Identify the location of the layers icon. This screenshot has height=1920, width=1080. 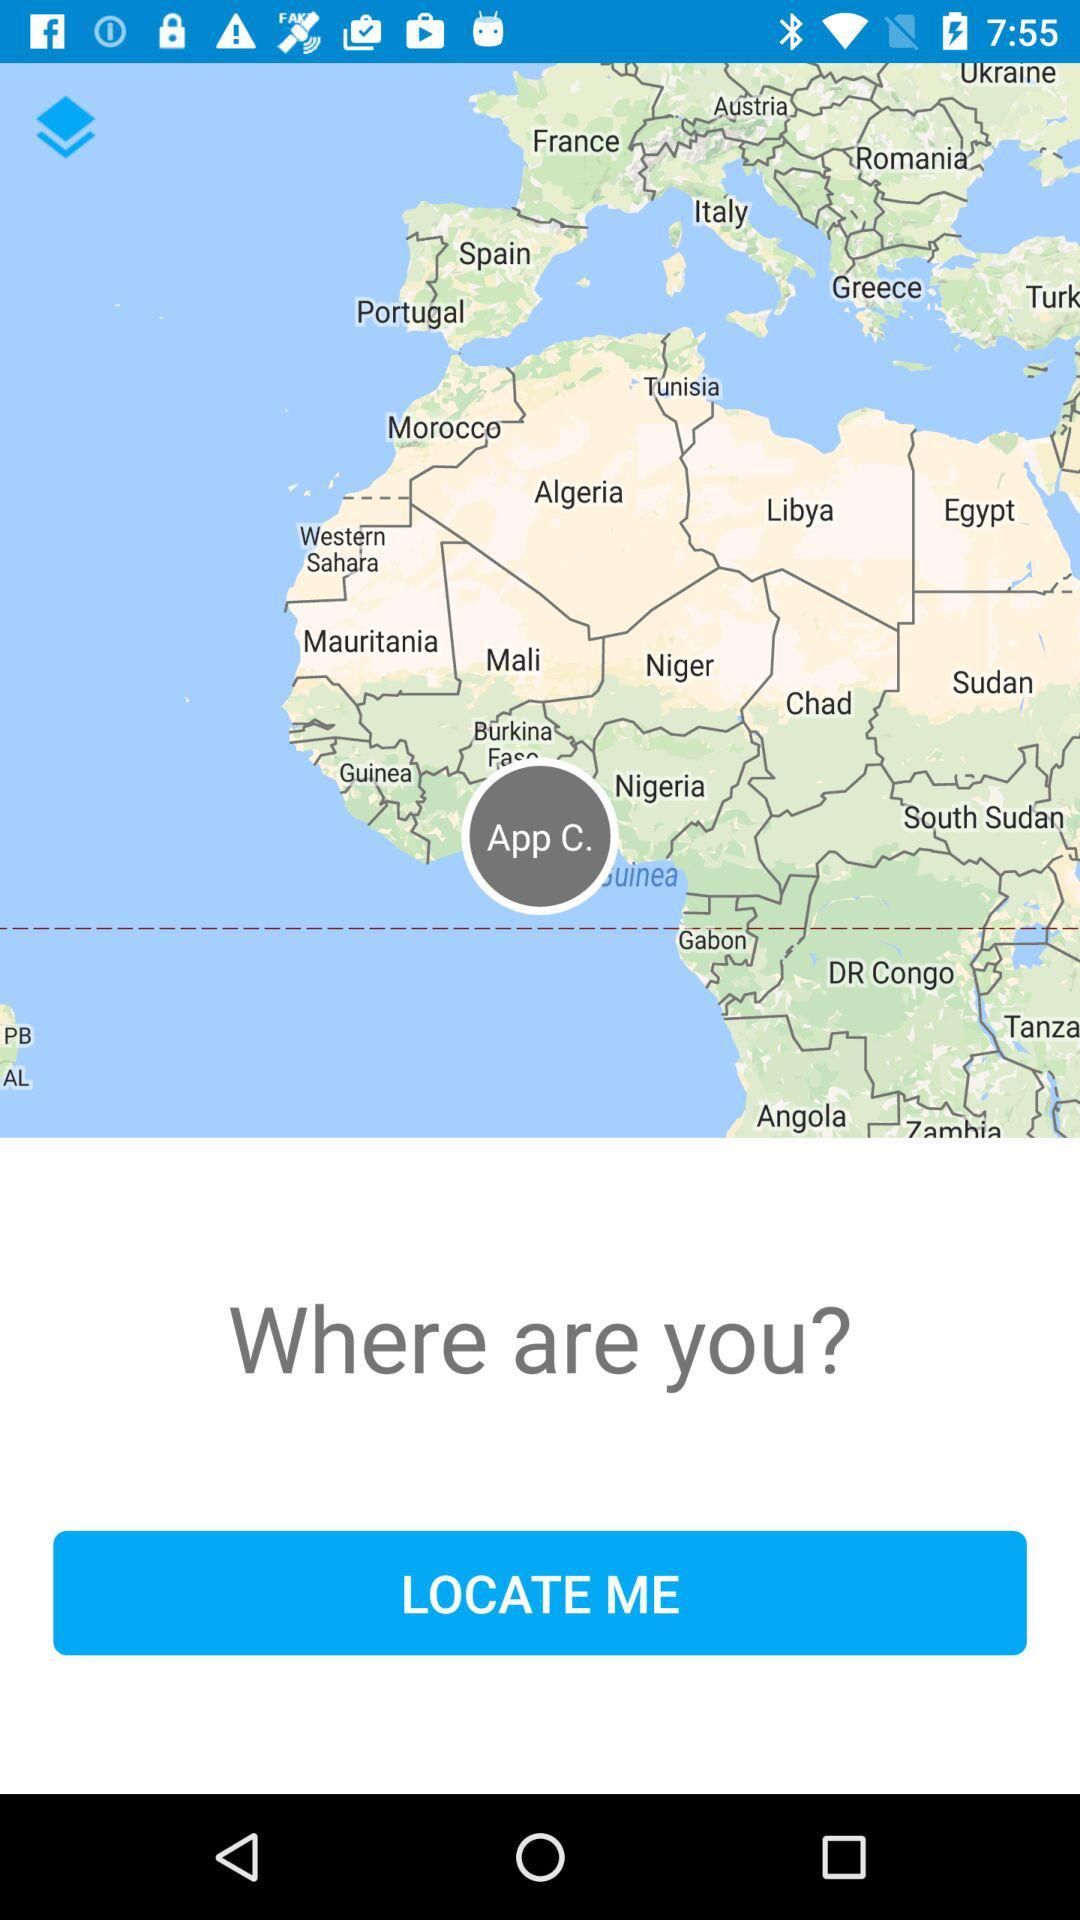
(64, 127).